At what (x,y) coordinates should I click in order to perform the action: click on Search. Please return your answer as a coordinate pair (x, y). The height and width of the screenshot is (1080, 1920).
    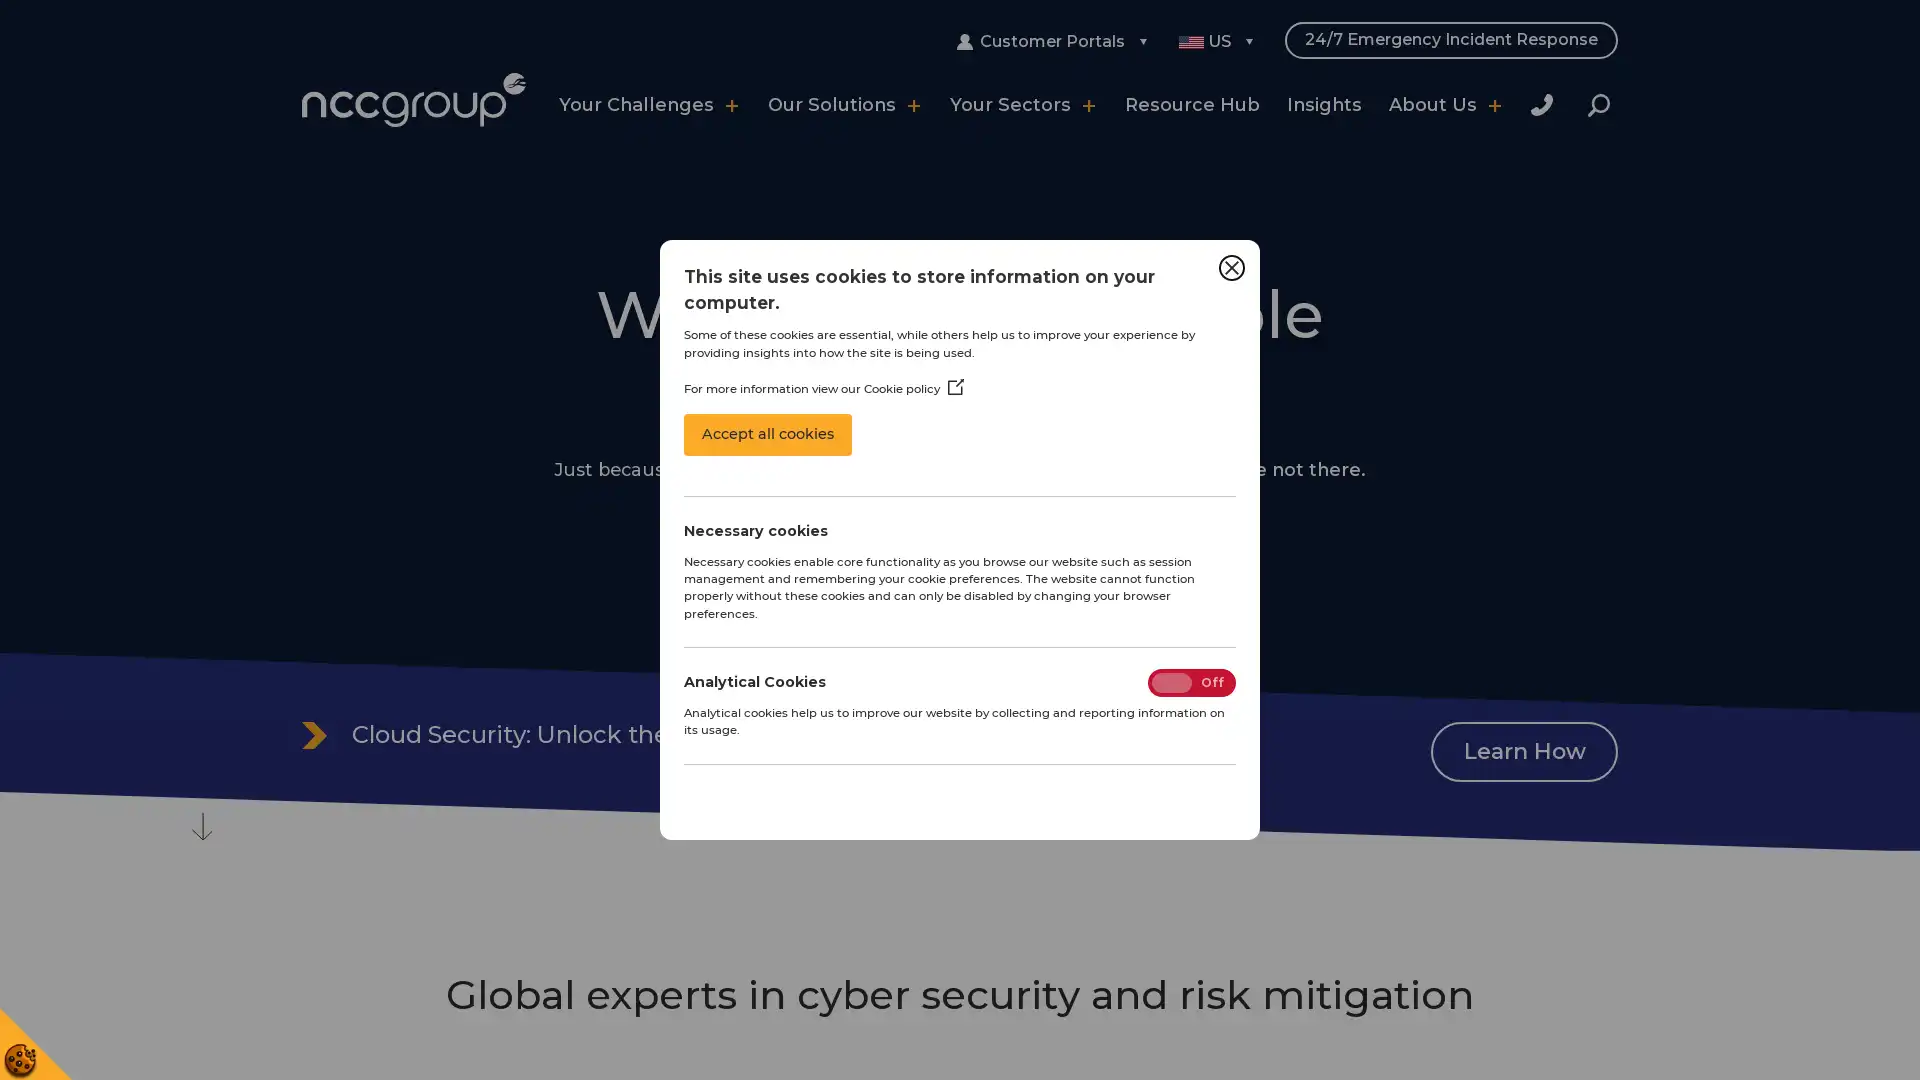
    Looking at the image, I should click on (1539, 249).